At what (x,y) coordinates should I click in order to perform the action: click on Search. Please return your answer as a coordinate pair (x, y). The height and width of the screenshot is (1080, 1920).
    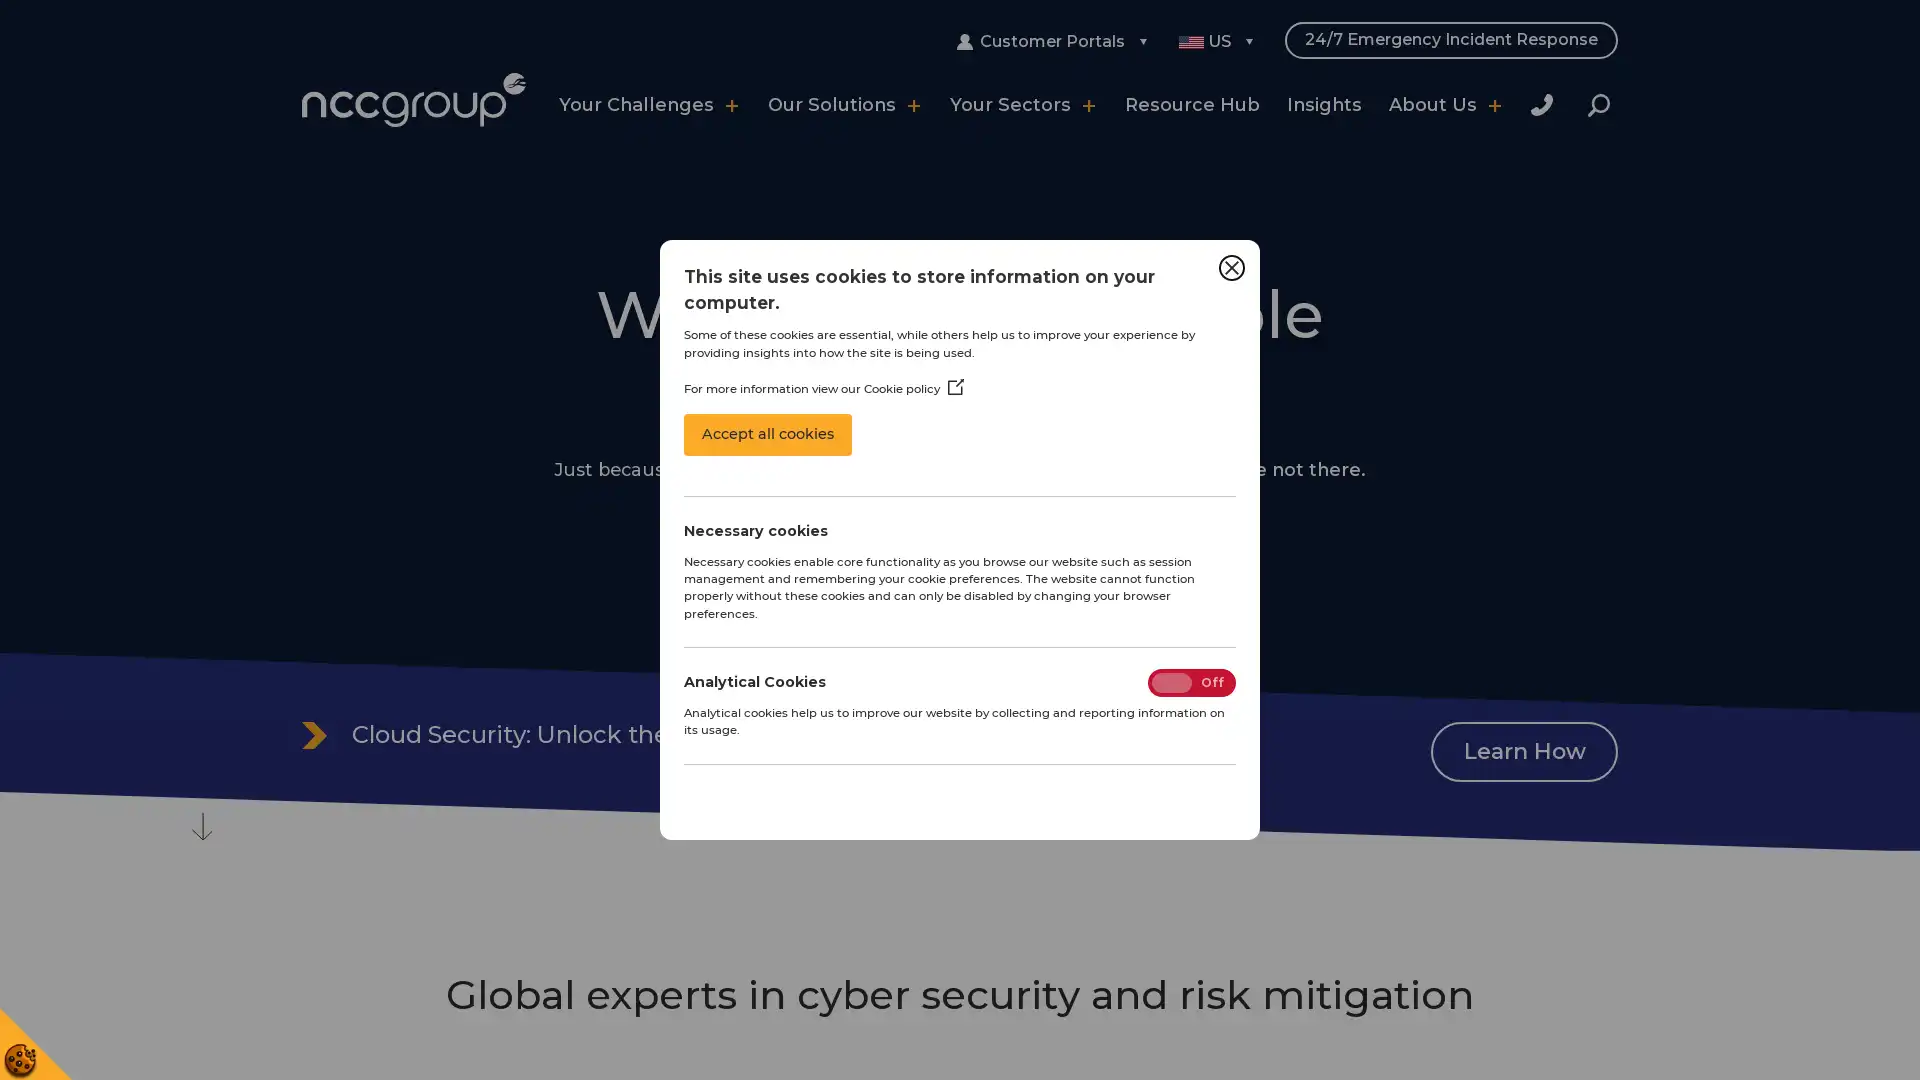
    Looking at the image, I should click on (1539, 249).